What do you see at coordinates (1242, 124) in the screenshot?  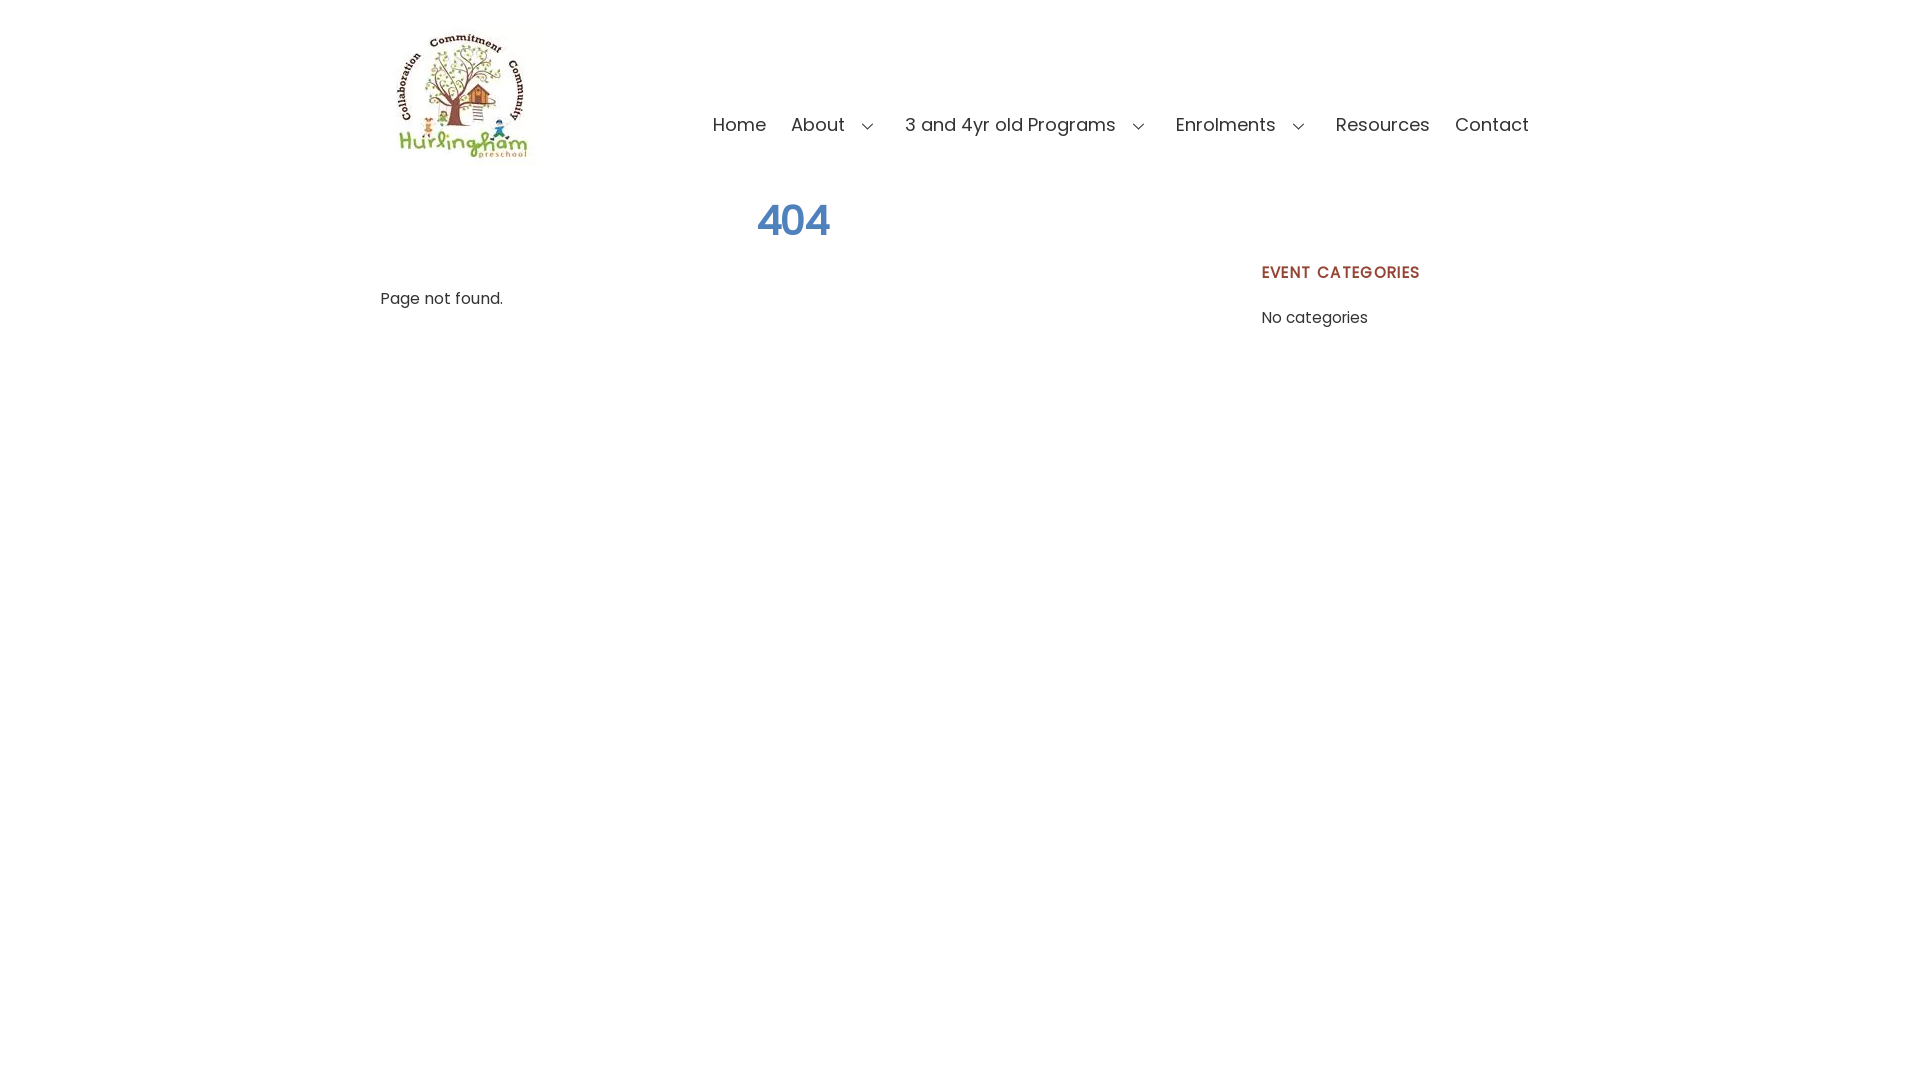 I see `'Enrolments'` at bounding box center [1242, 124].